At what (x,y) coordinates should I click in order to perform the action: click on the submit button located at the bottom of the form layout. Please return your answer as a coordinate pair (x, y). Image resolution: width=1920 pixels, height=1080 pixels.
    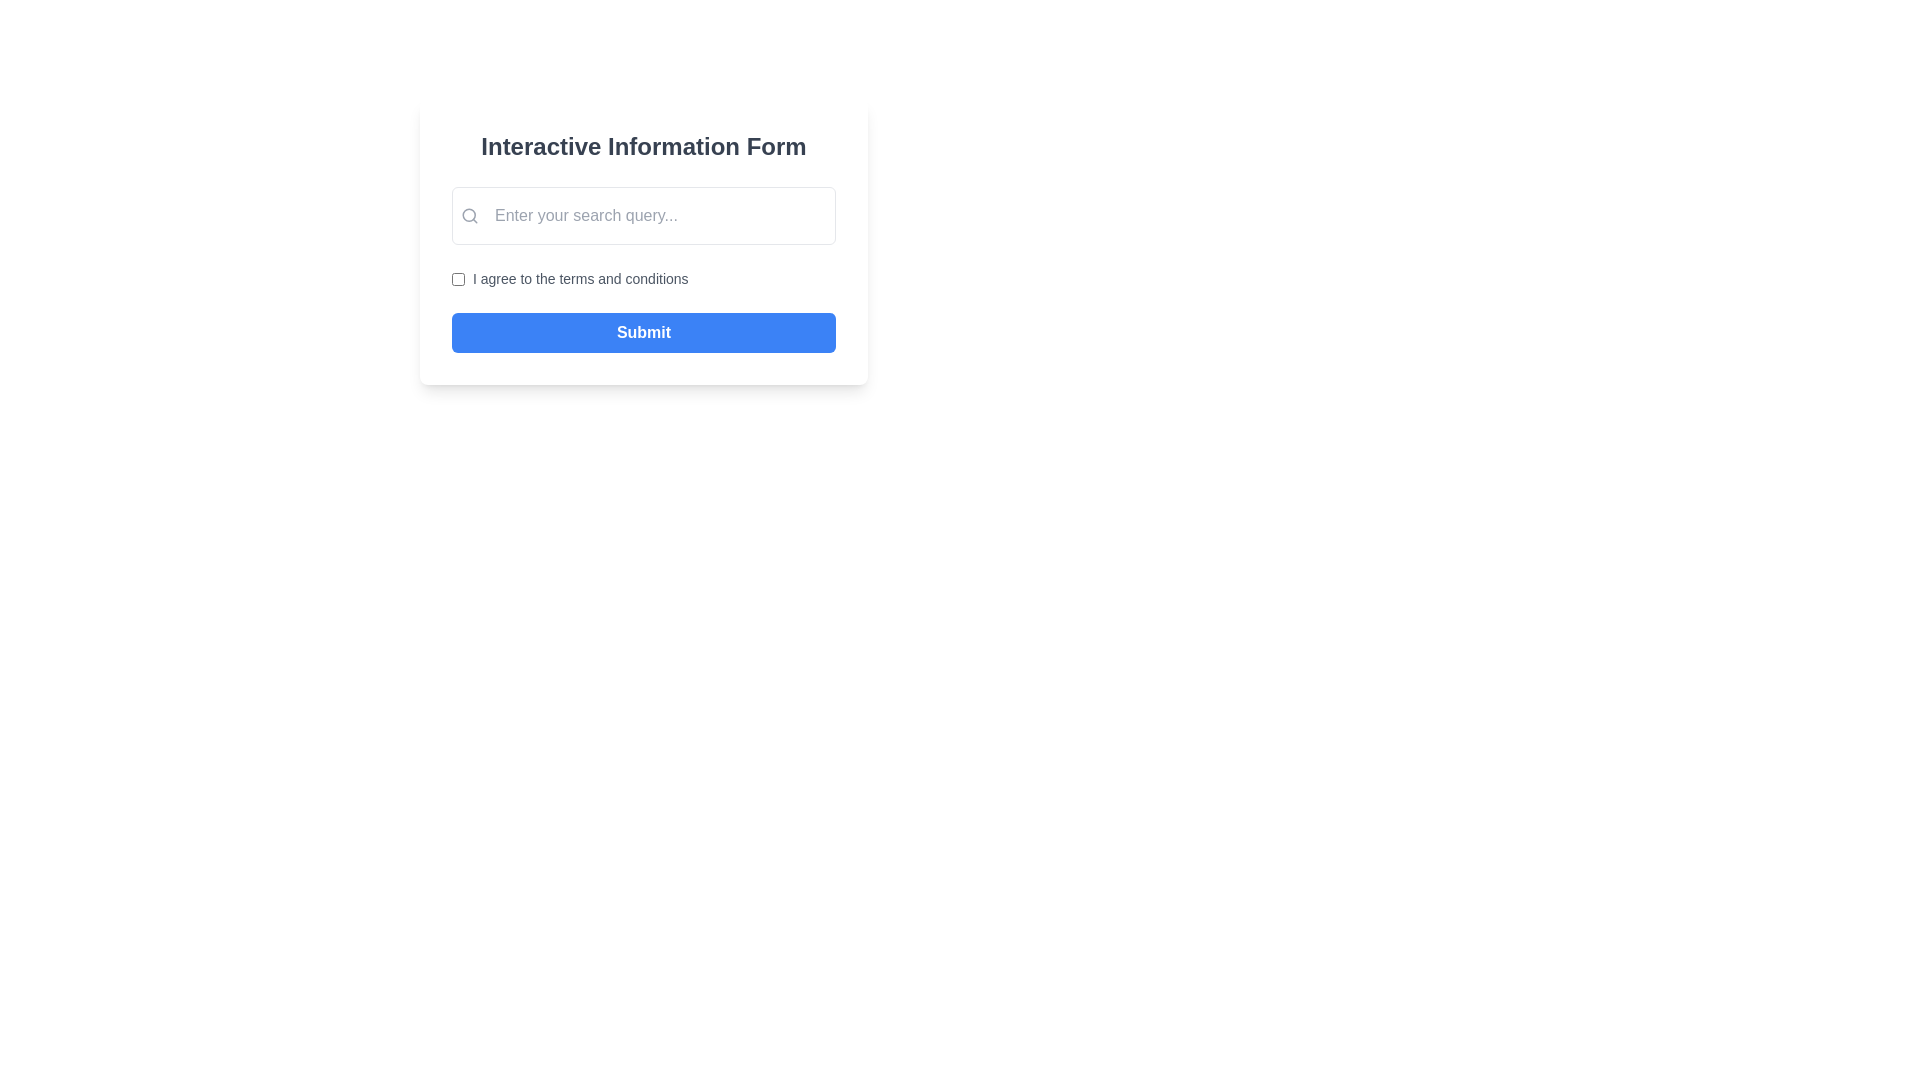
    Looking at the image, I should click on (643, 331).